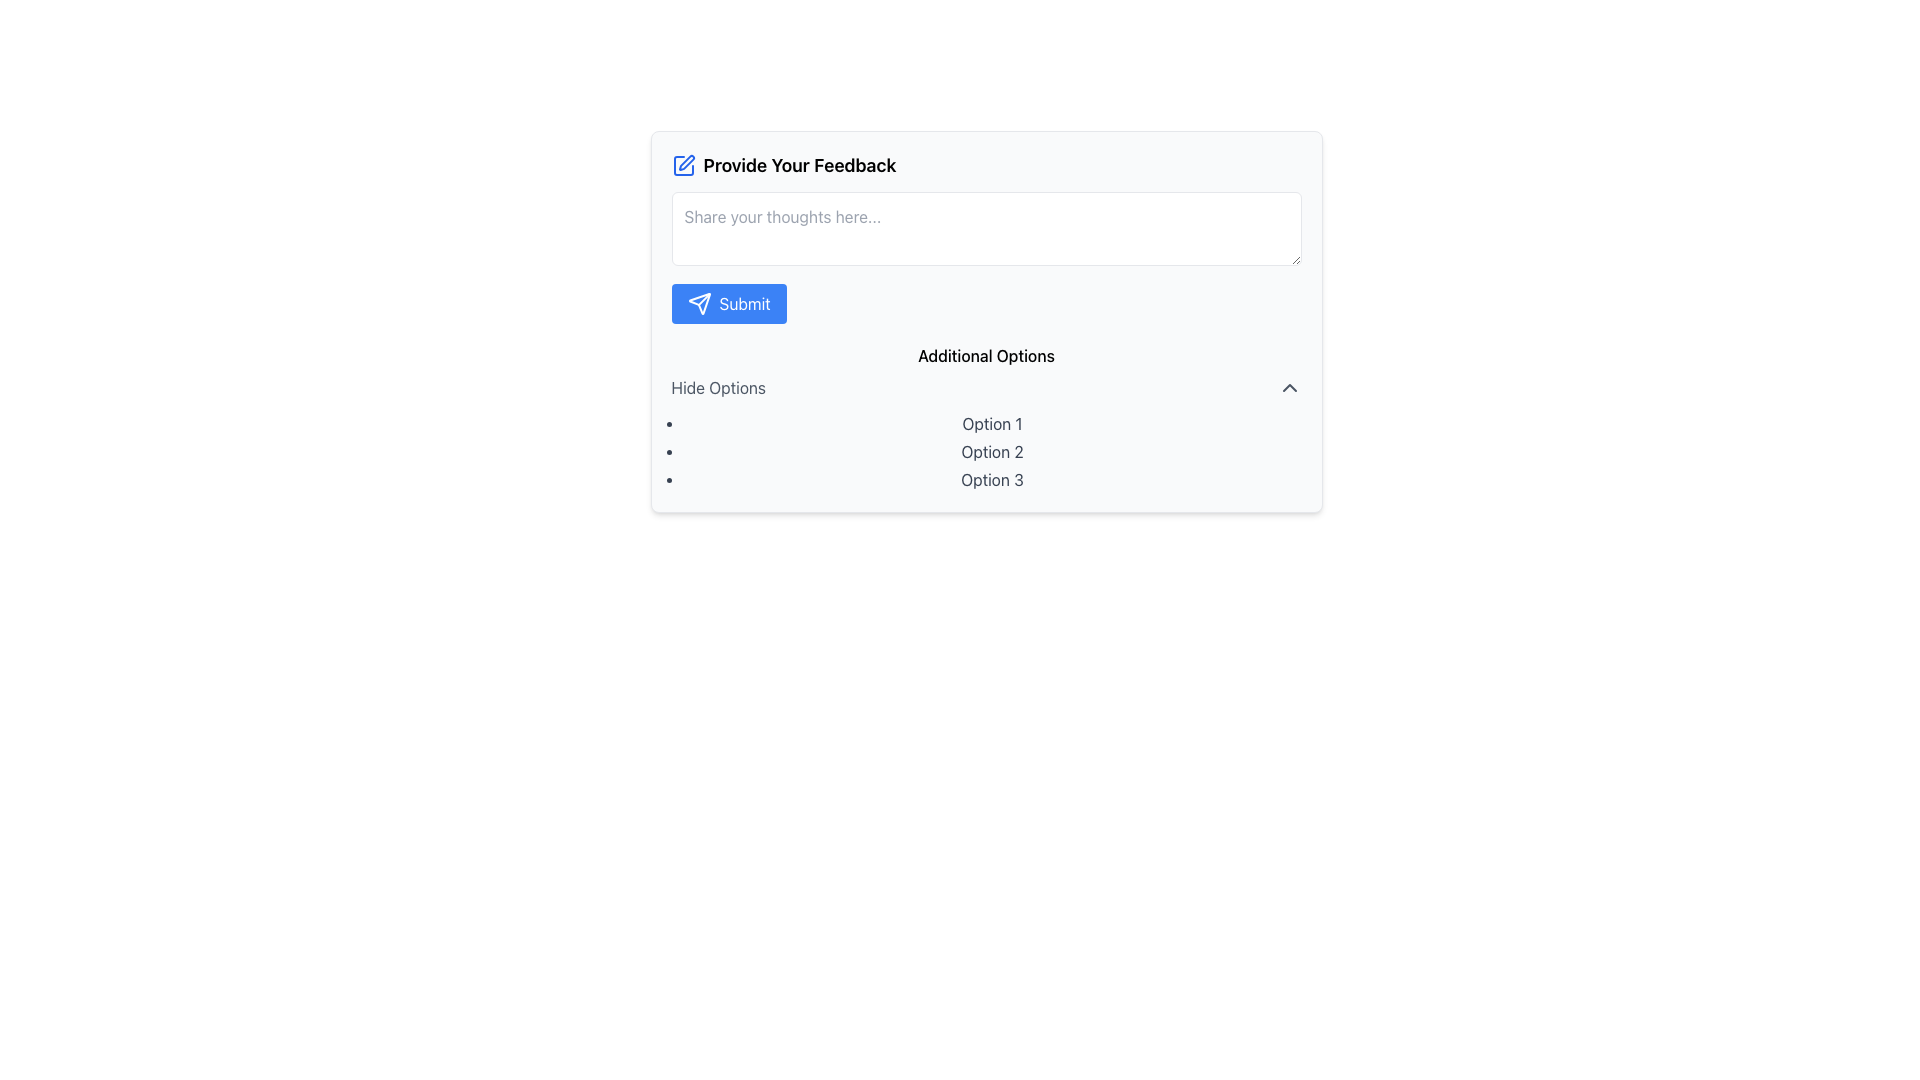 Image resolution: width=1920 pixels, height=1080 pixels. Describe the element at coordinates (992, 423) in the screenshot. I see `the first item in the bulleted list under the 'Additional Options' section` at that location.